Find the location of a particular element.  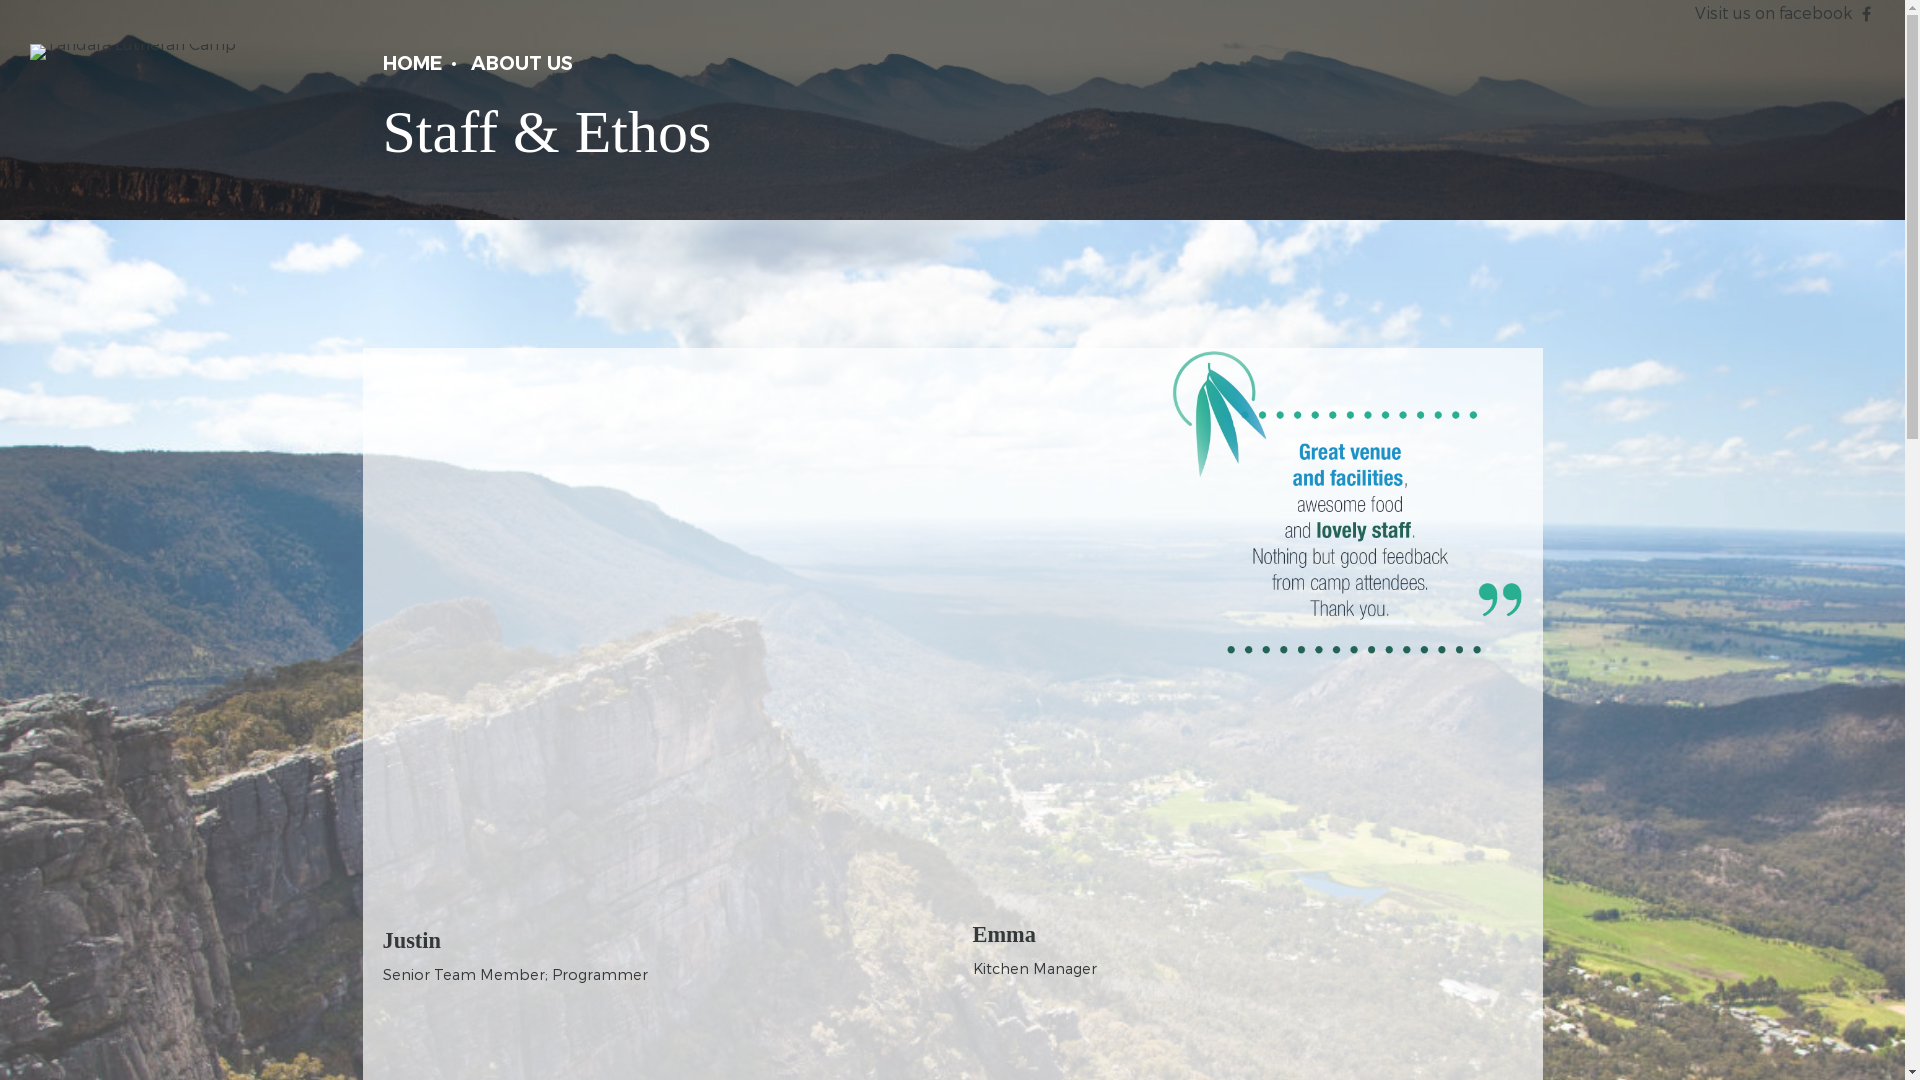

'Visit us on facebook' is located at coordinates (1773, 12).